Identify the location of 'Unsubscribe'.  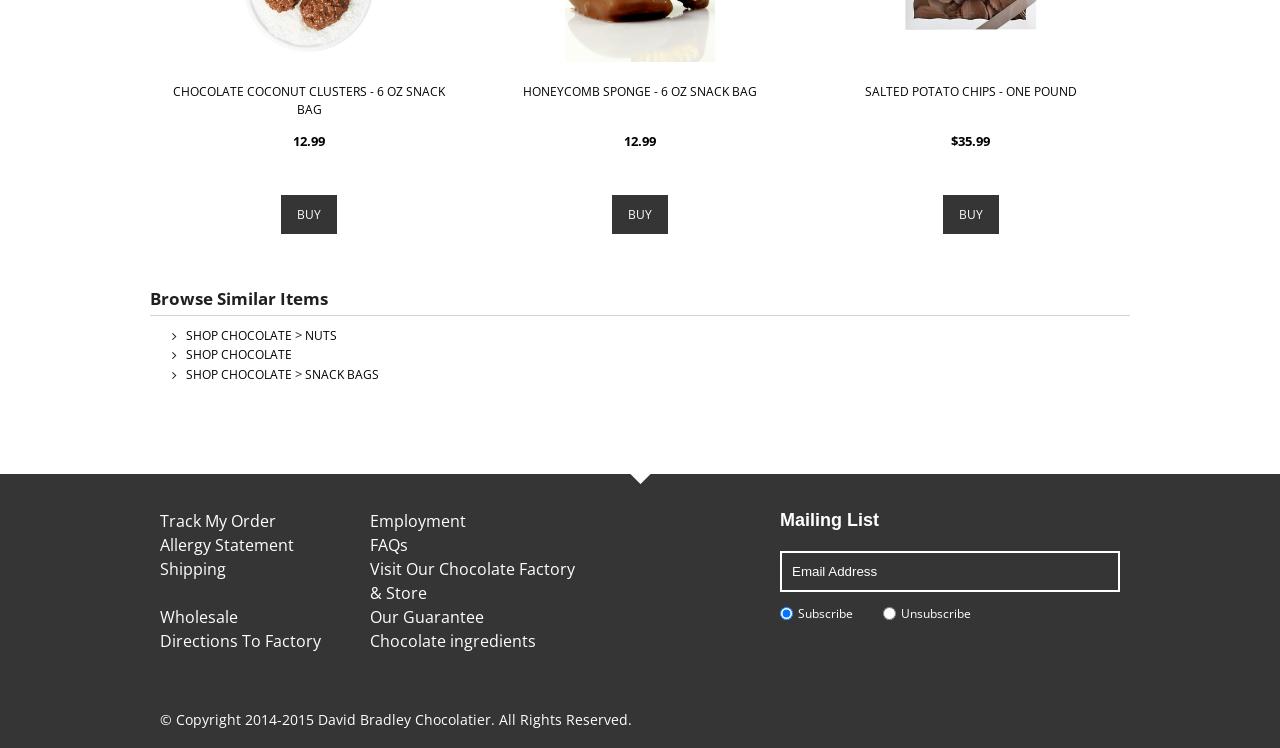
(934, 612).